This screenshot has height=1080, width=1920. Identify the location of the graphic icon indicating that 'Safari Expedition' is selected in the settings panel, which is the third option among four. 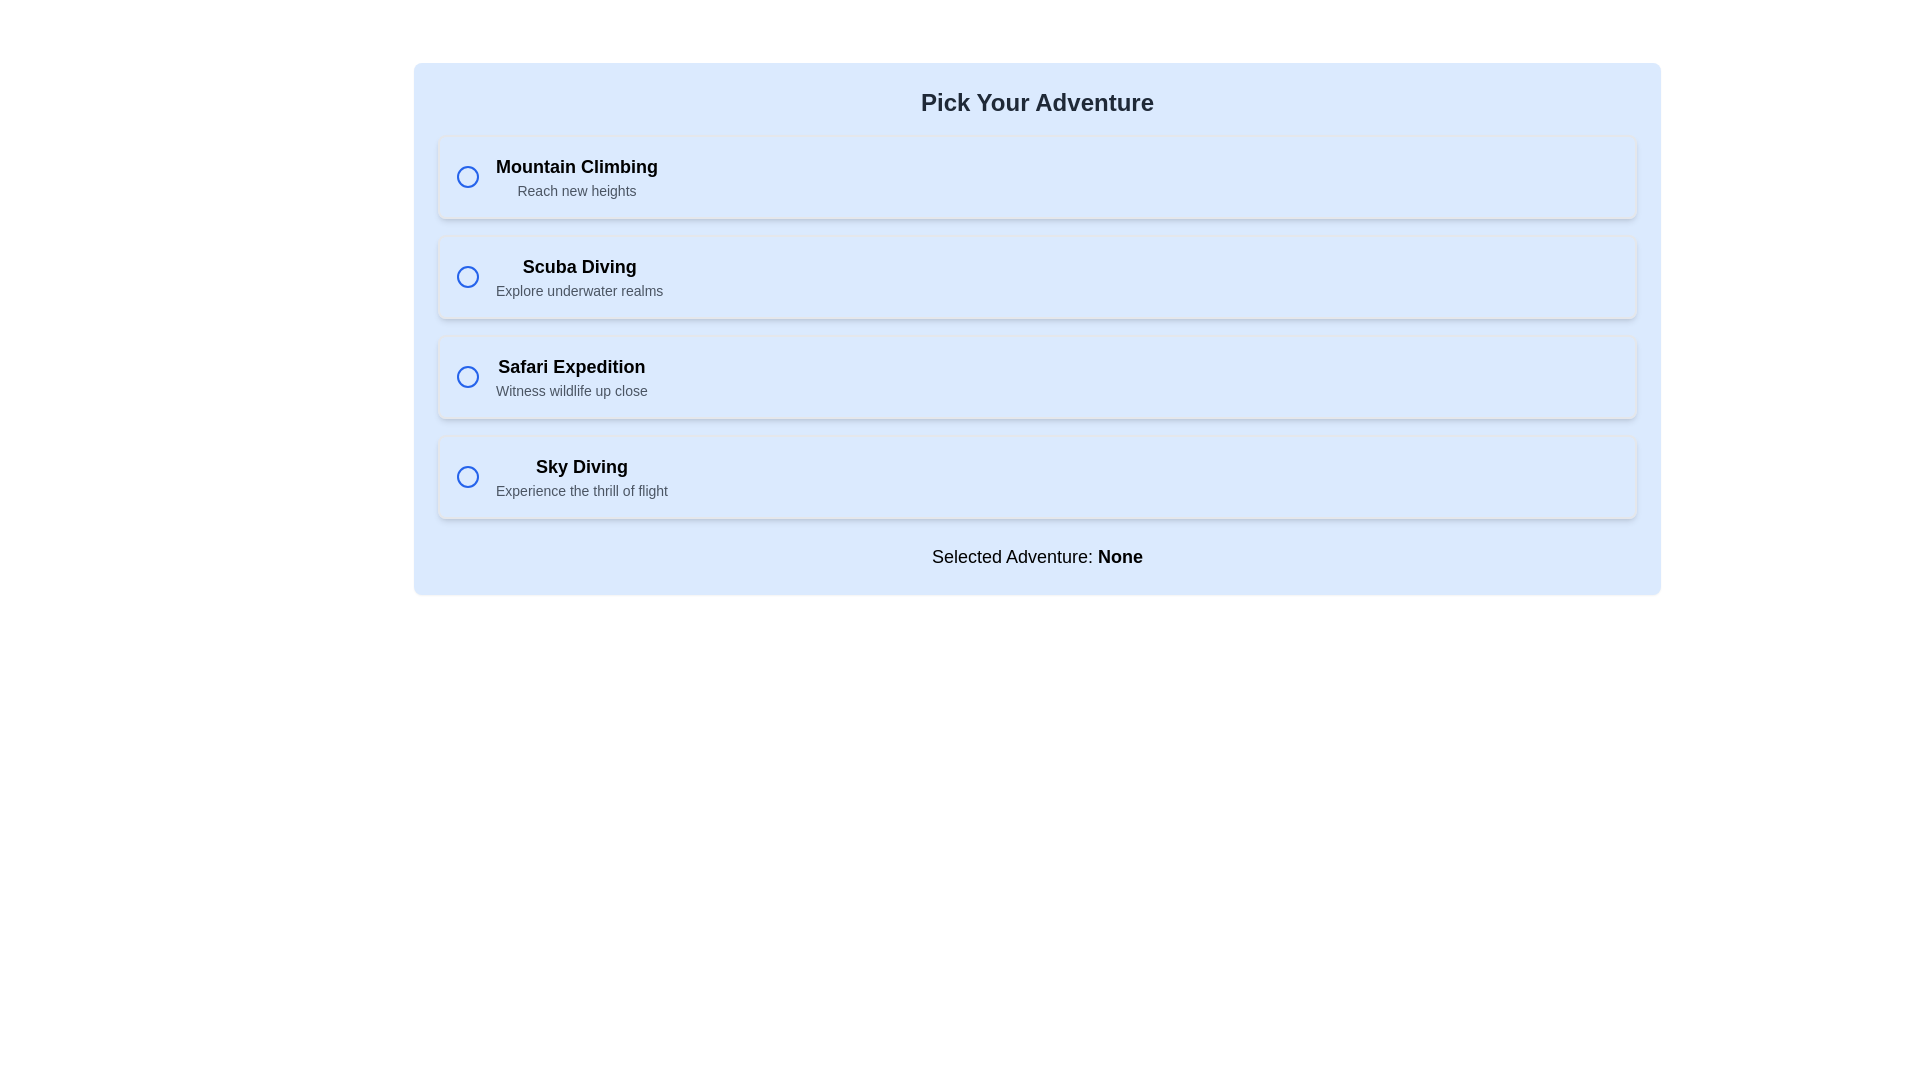
(466, 377).